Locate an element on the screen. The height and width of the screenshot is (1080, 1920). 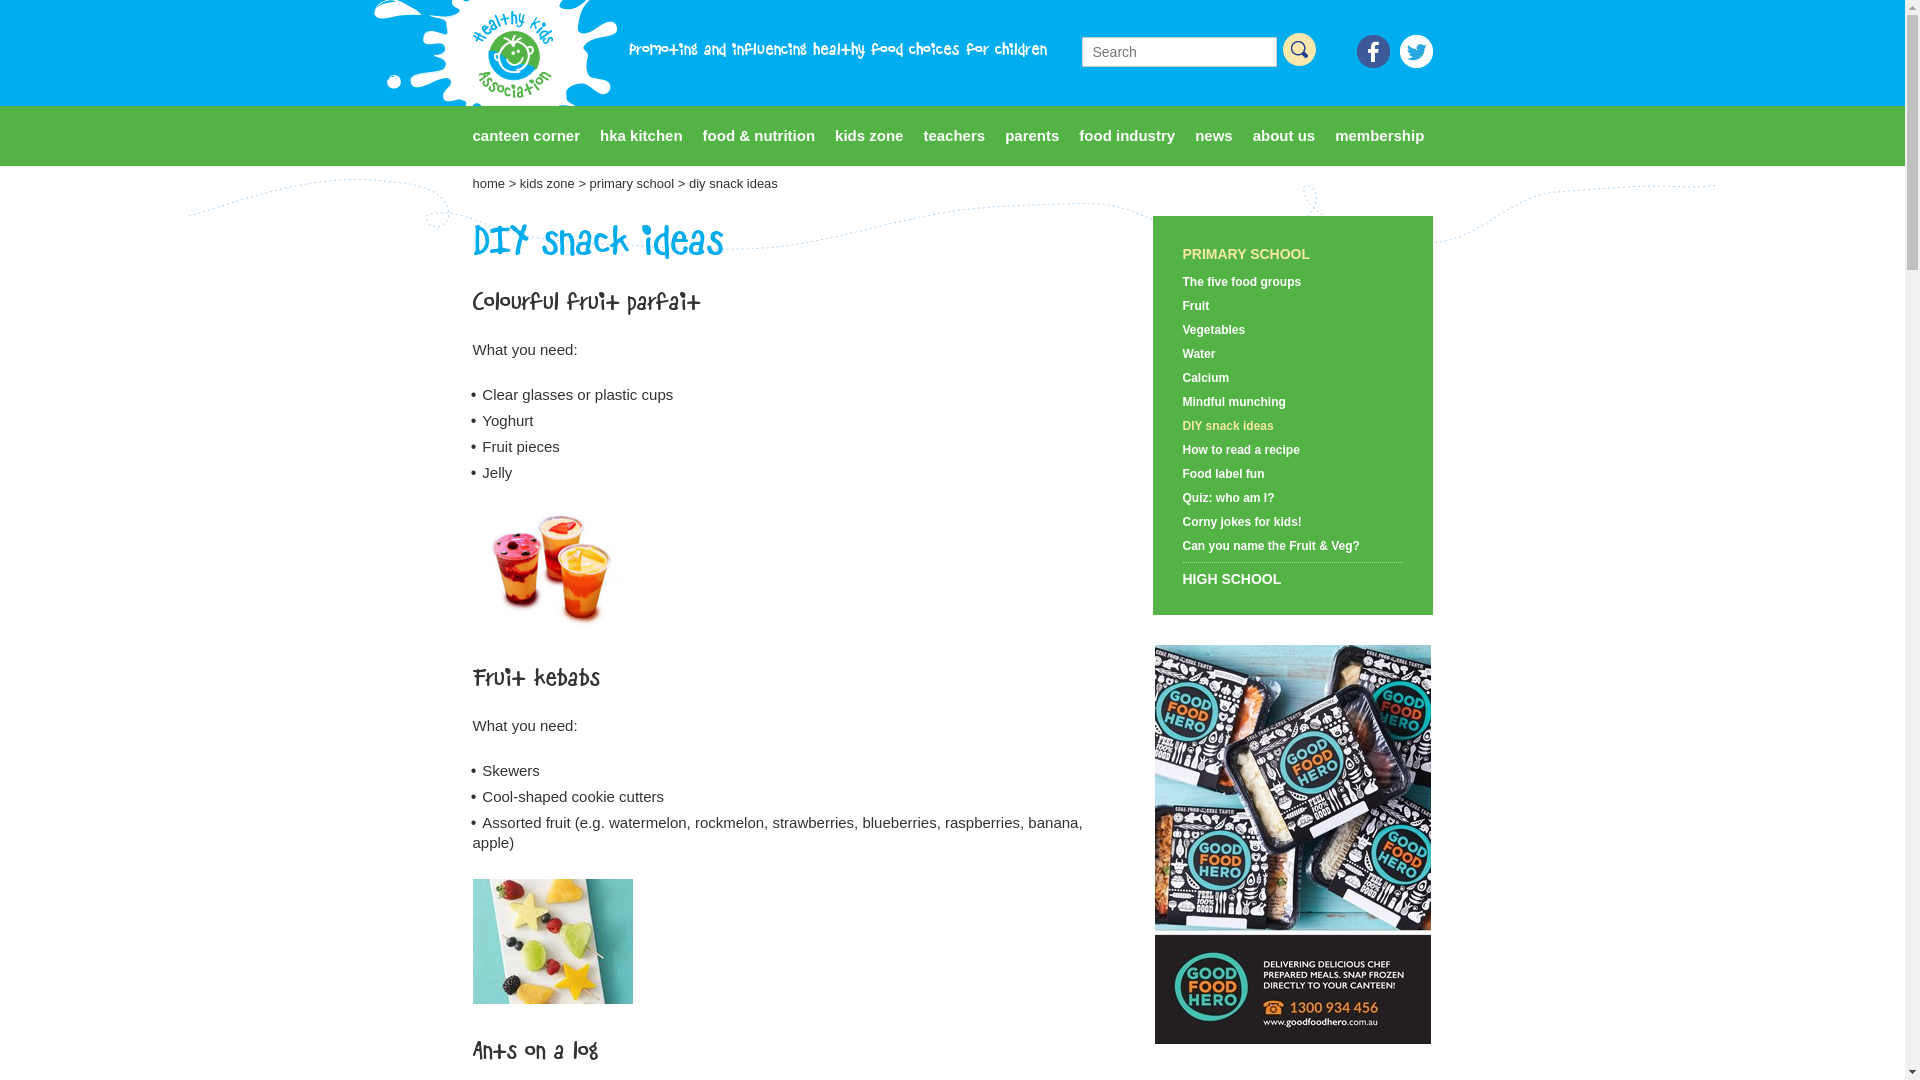
'primary school' is located at coordinates (631, 183).